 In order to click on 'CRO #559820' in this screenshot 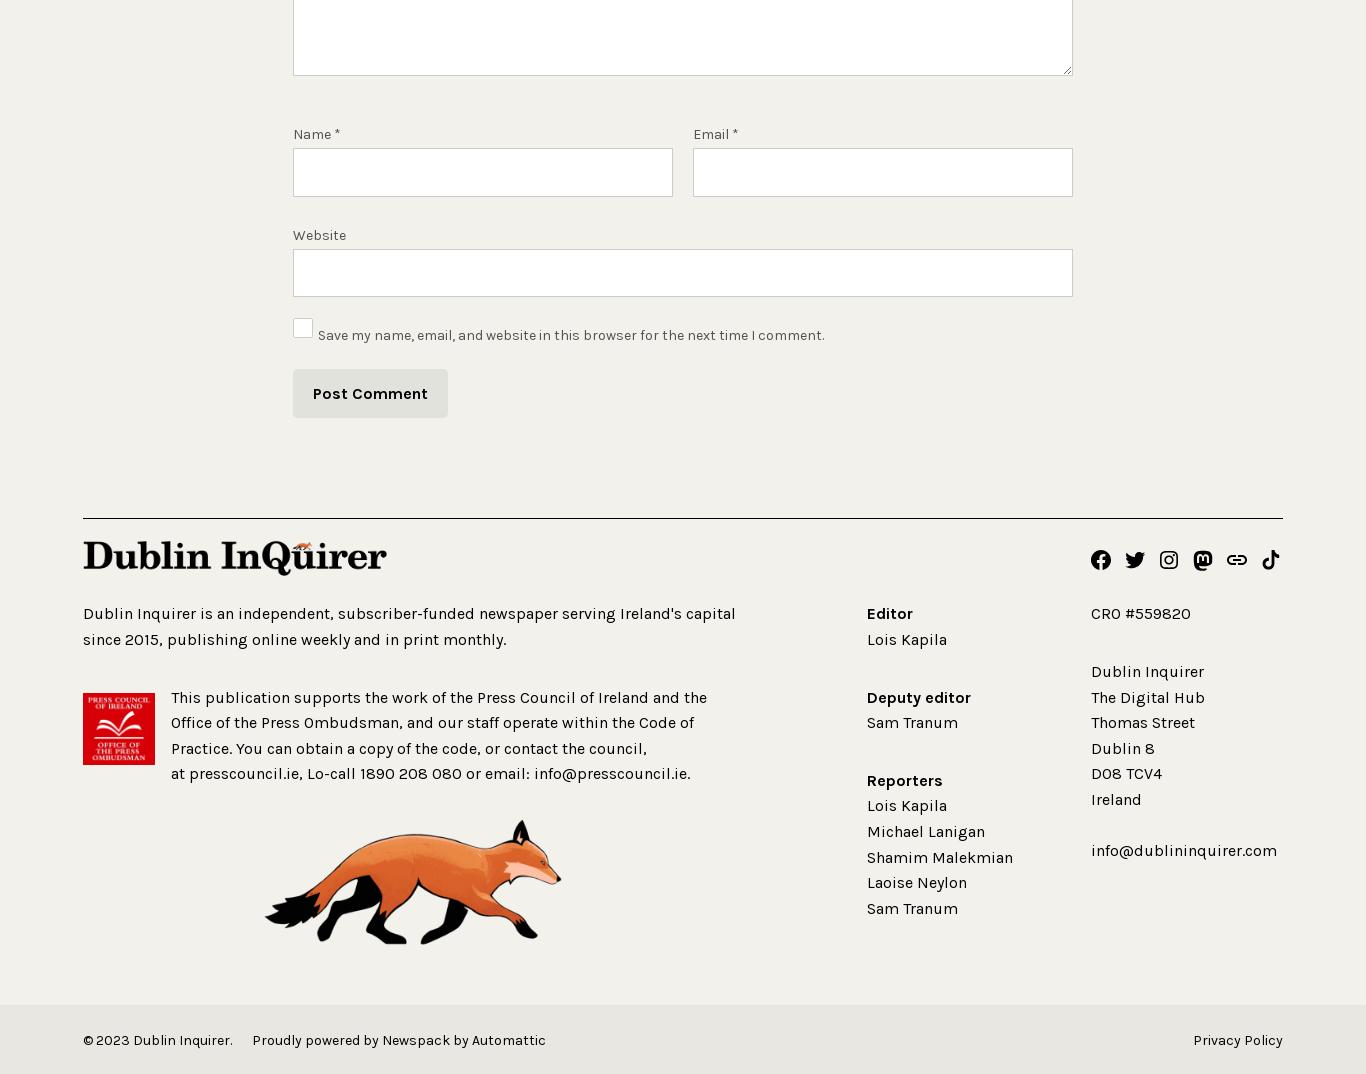, I will do `click(1090, 613)`.